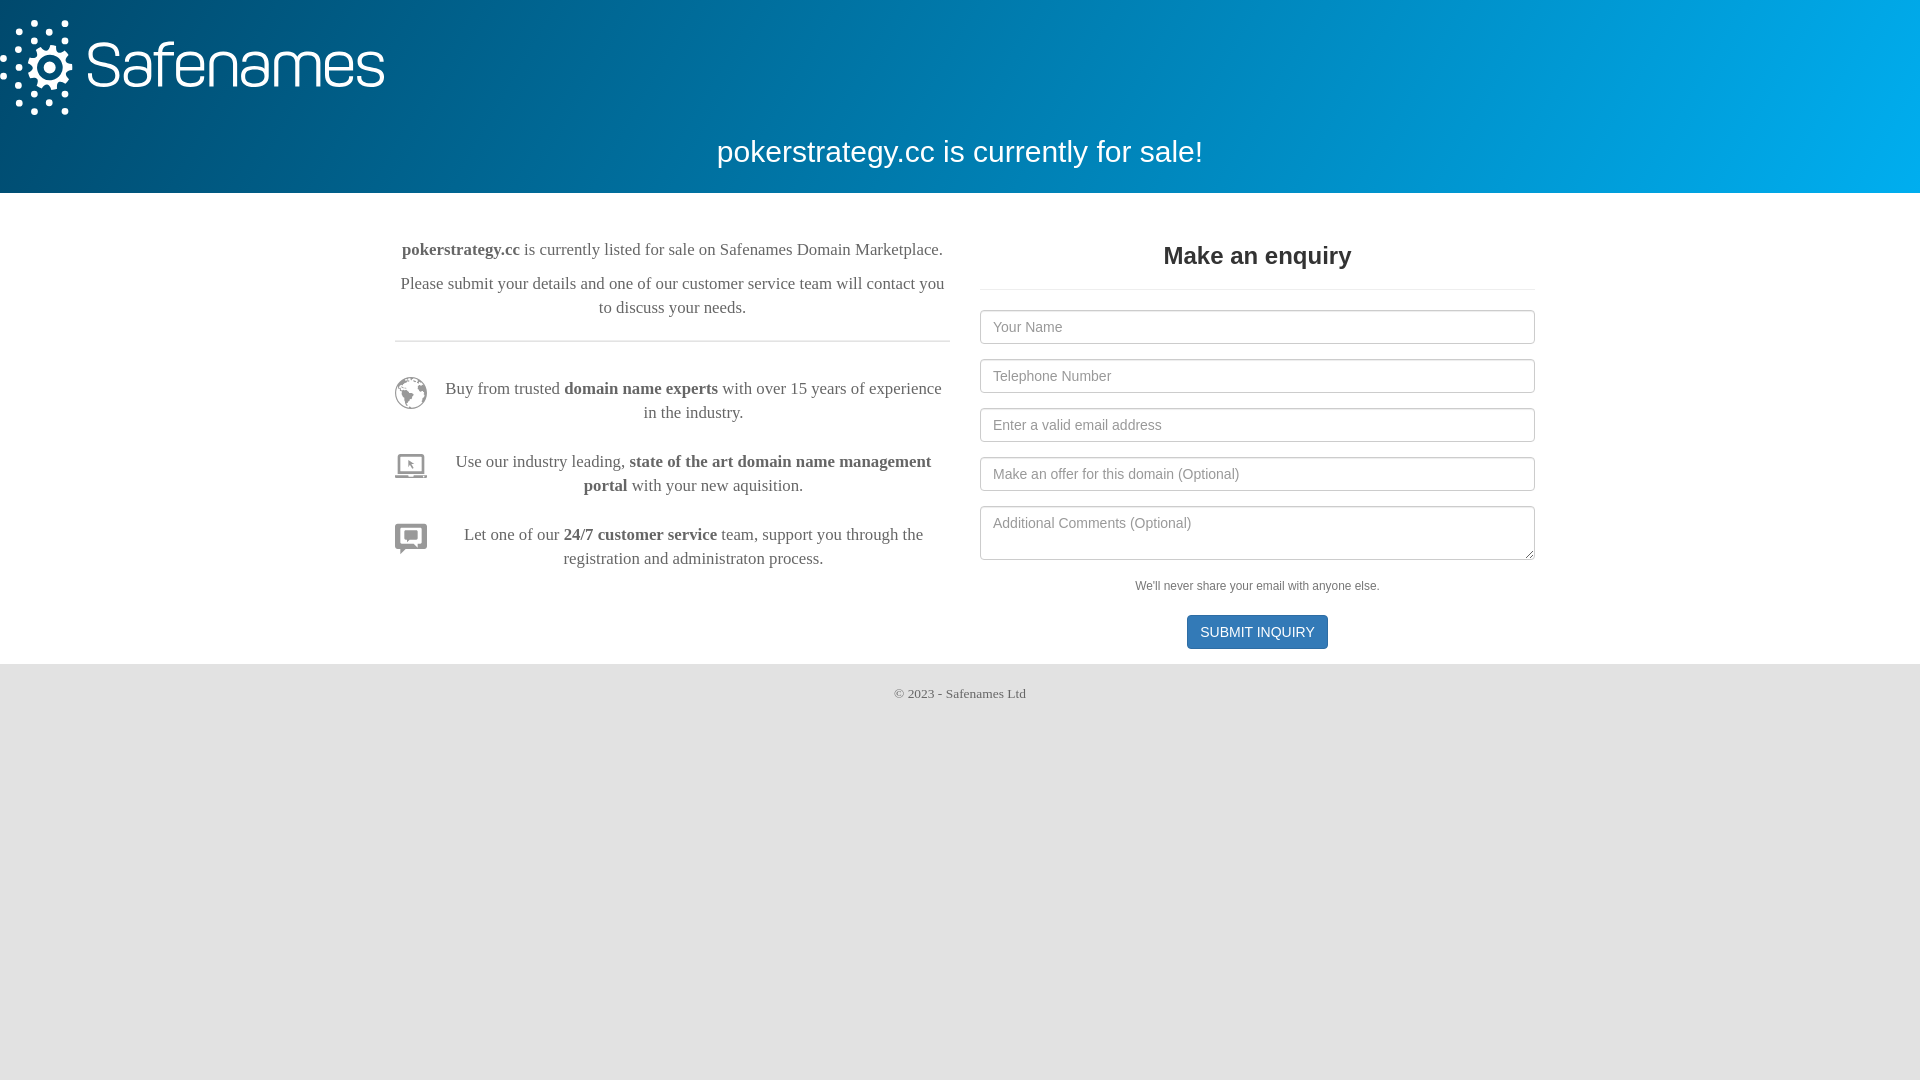 The width and height of the screenshot is (1920, 1080). Describe the element at coordinates (1256, 632) in the screenshot. I see `'SUBMIT INQUIRY'` at that location.